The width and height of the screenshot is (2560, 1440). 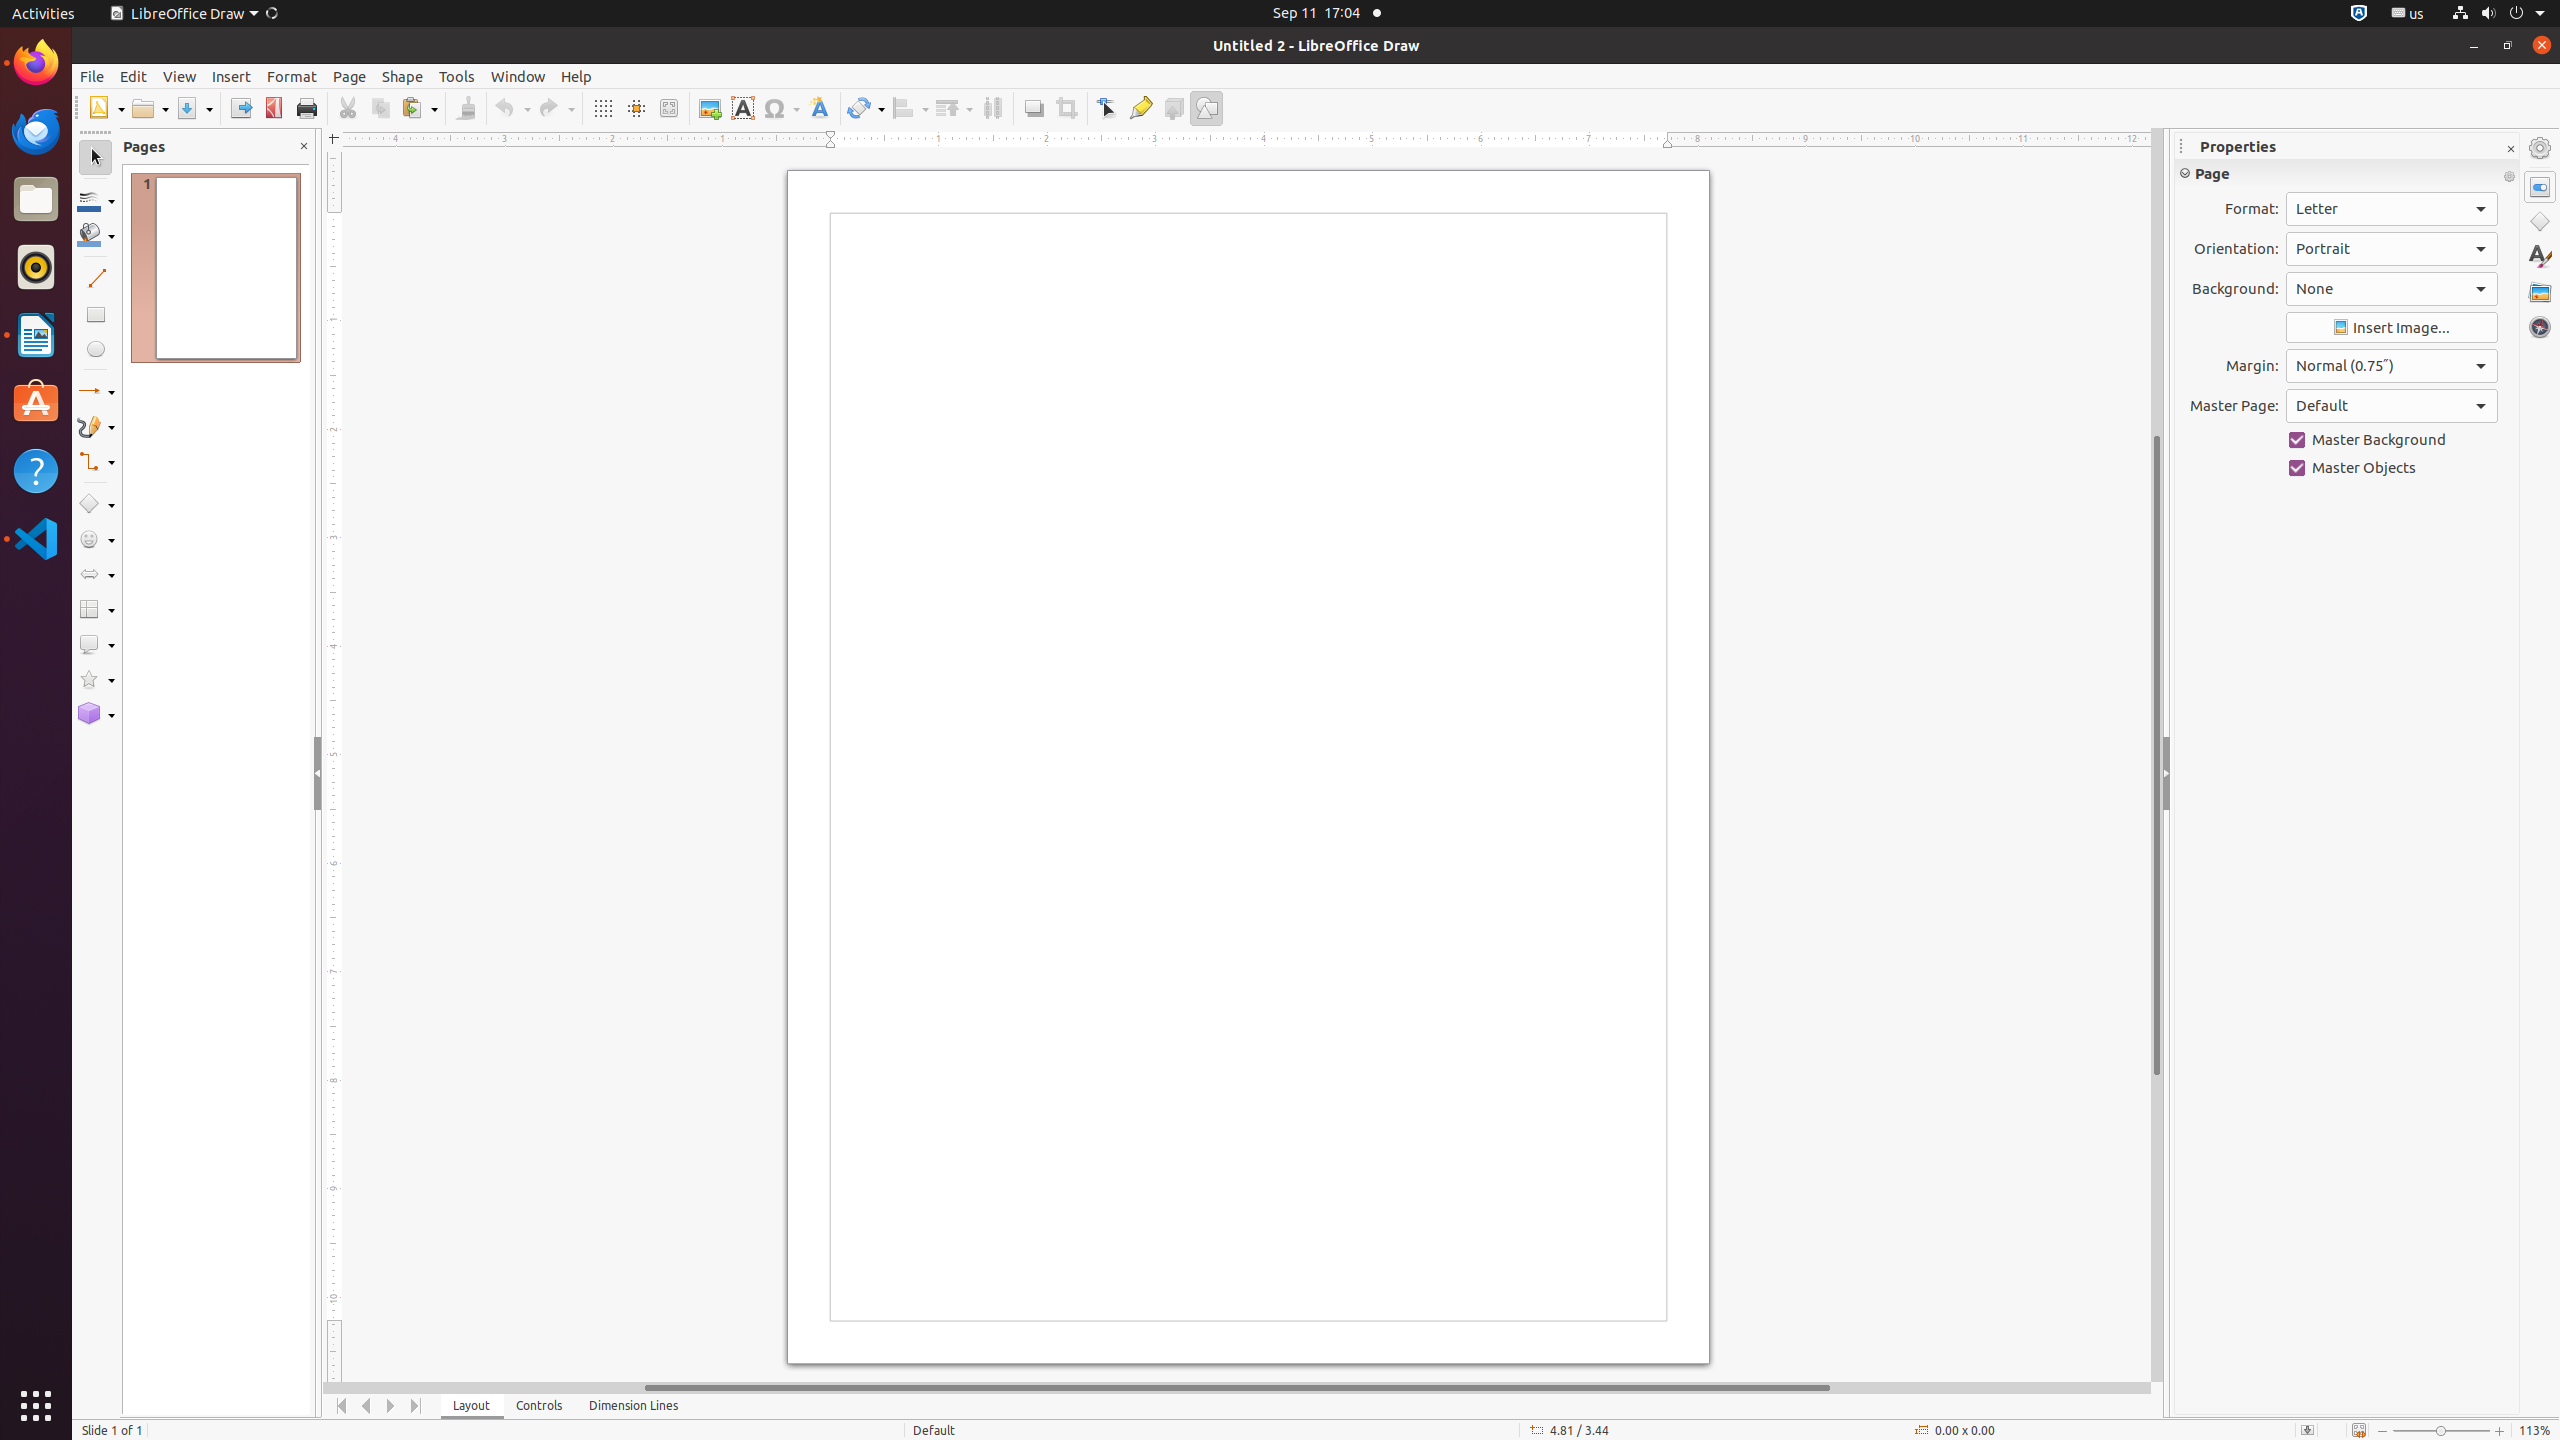 I want to click on 'Shadow', so click(x=1032, y=107).